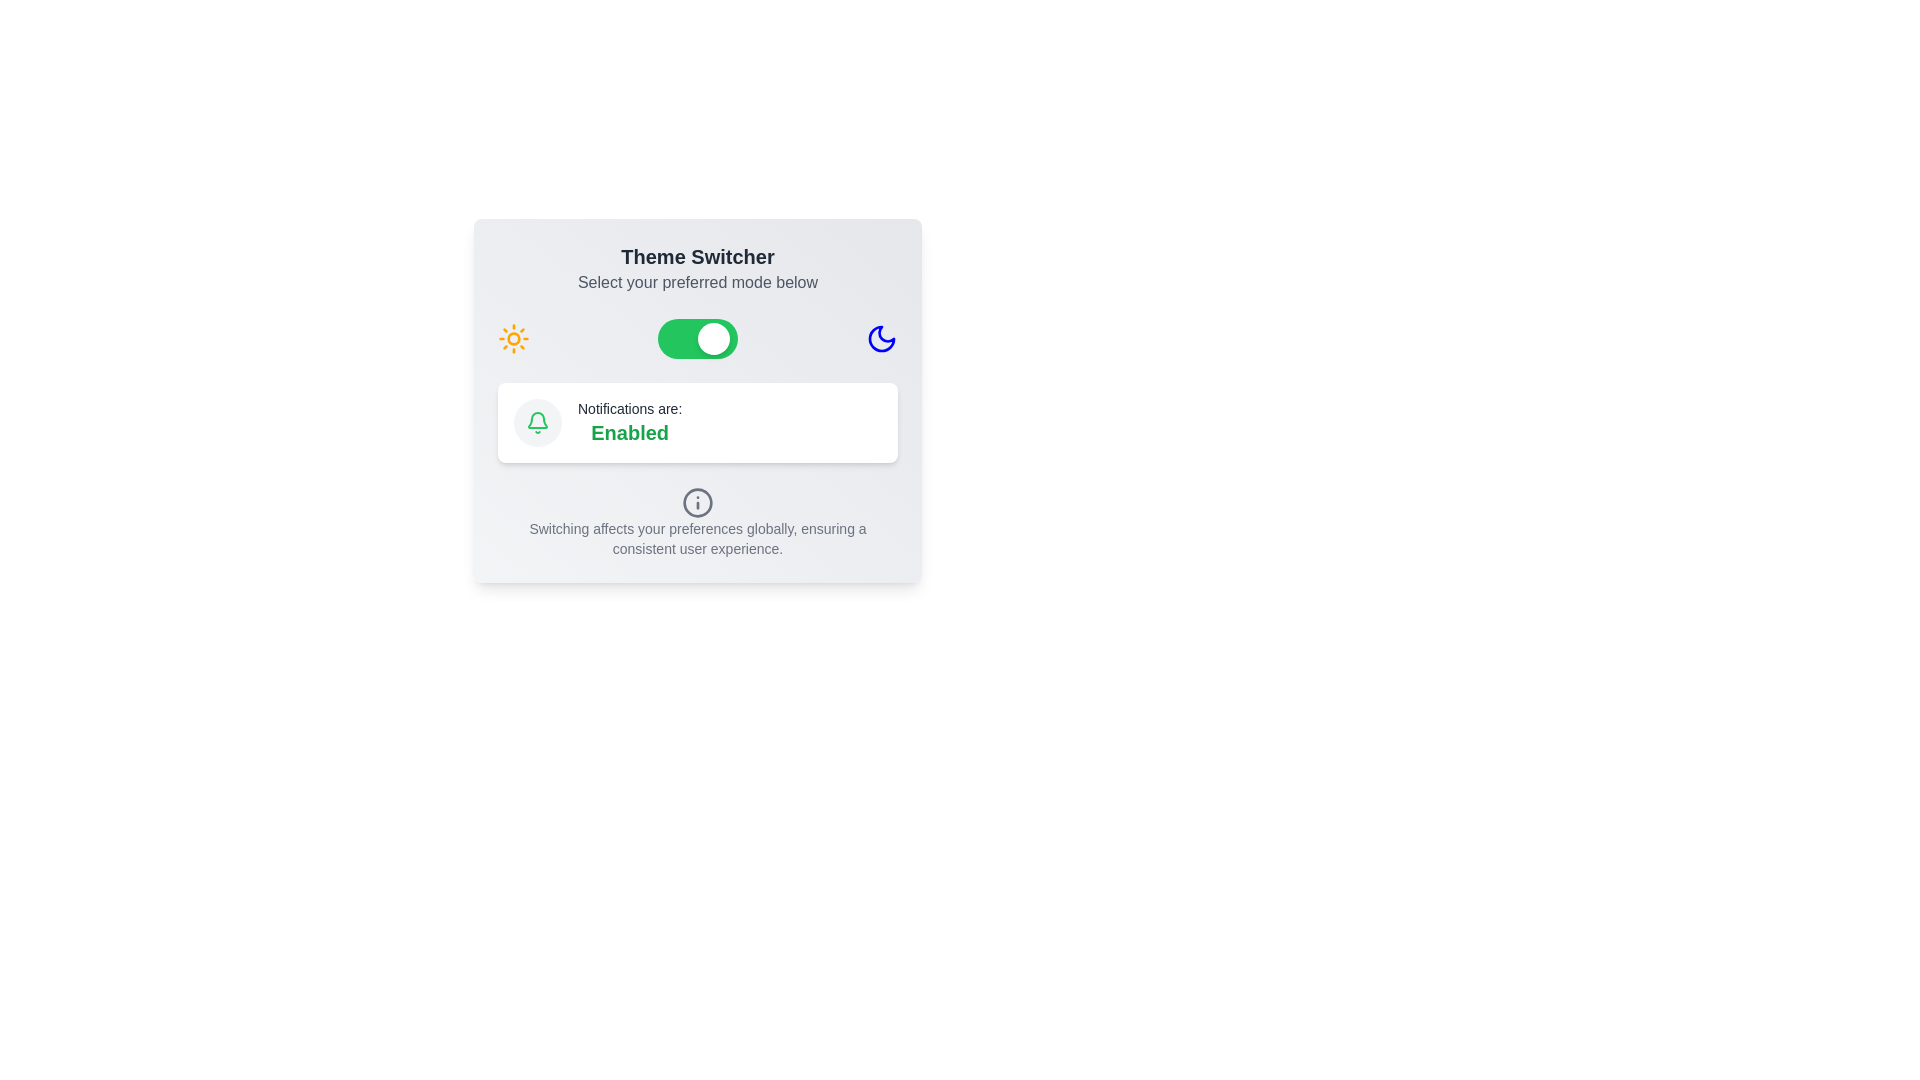  Describe the element at coordinates (513, 338) in the screenshot. I see `the orange sun icon located in the settings panel, representing day or light mode` at that location.